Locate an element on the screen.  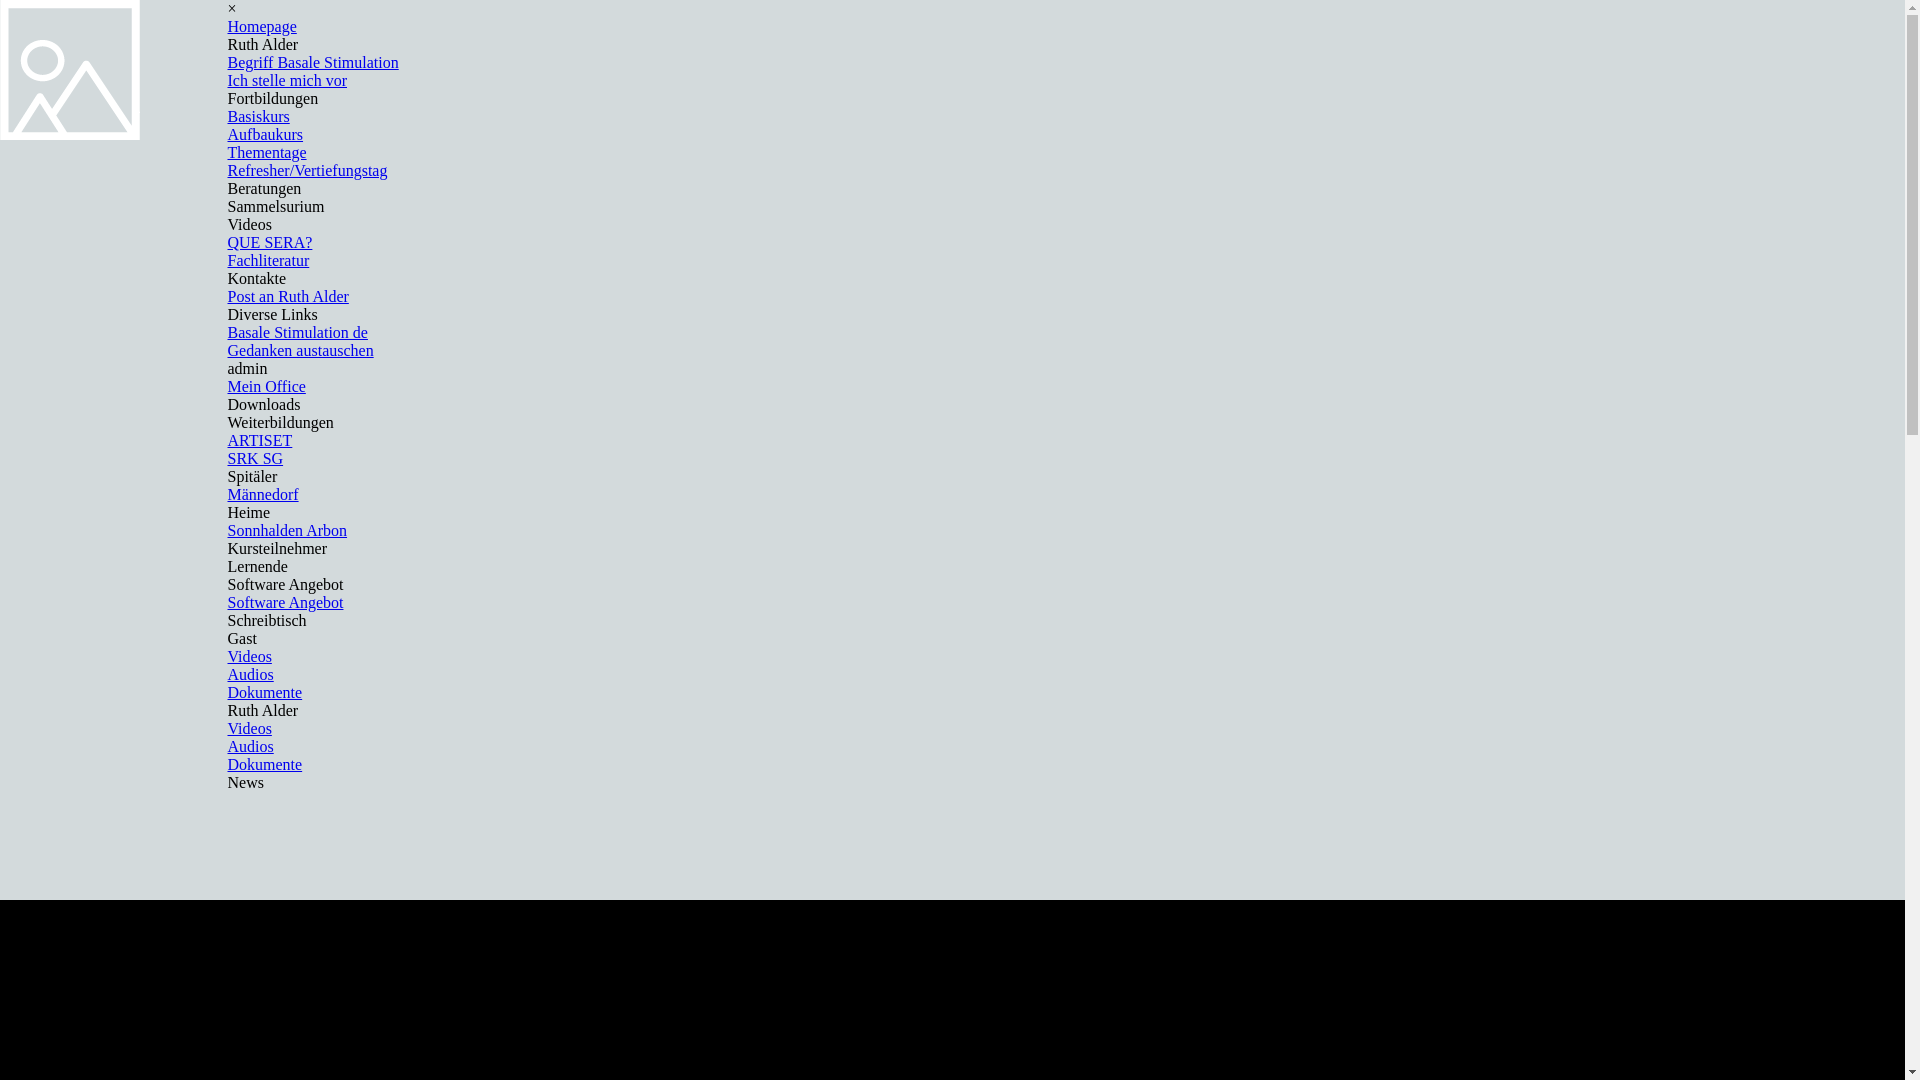
'SRK SG' is located at coordinates (254, 458).